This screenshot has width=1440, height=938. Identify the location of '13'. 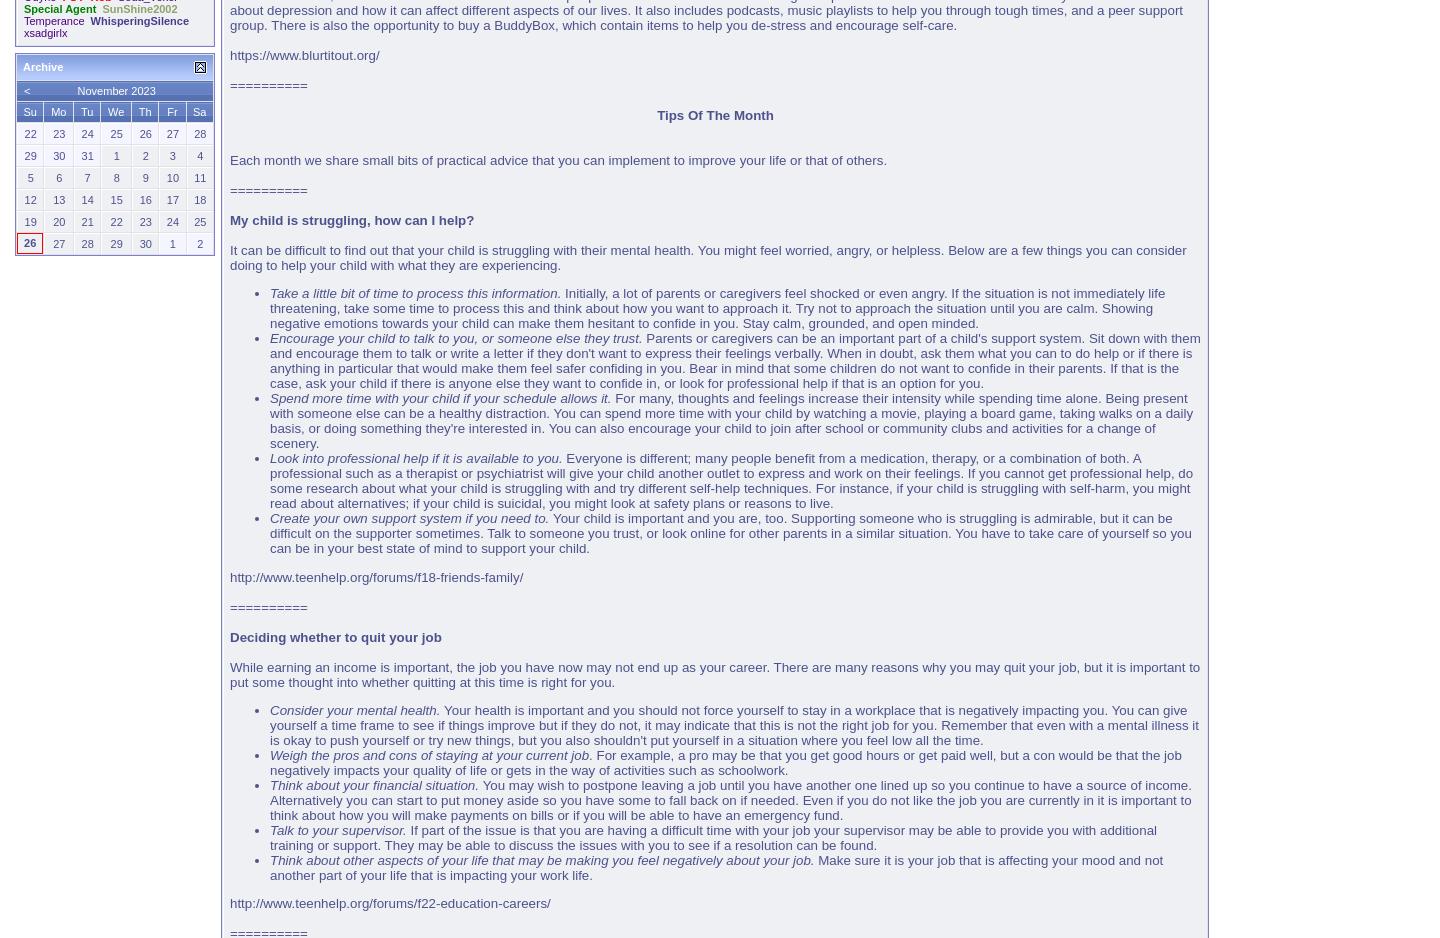
(51, 198).